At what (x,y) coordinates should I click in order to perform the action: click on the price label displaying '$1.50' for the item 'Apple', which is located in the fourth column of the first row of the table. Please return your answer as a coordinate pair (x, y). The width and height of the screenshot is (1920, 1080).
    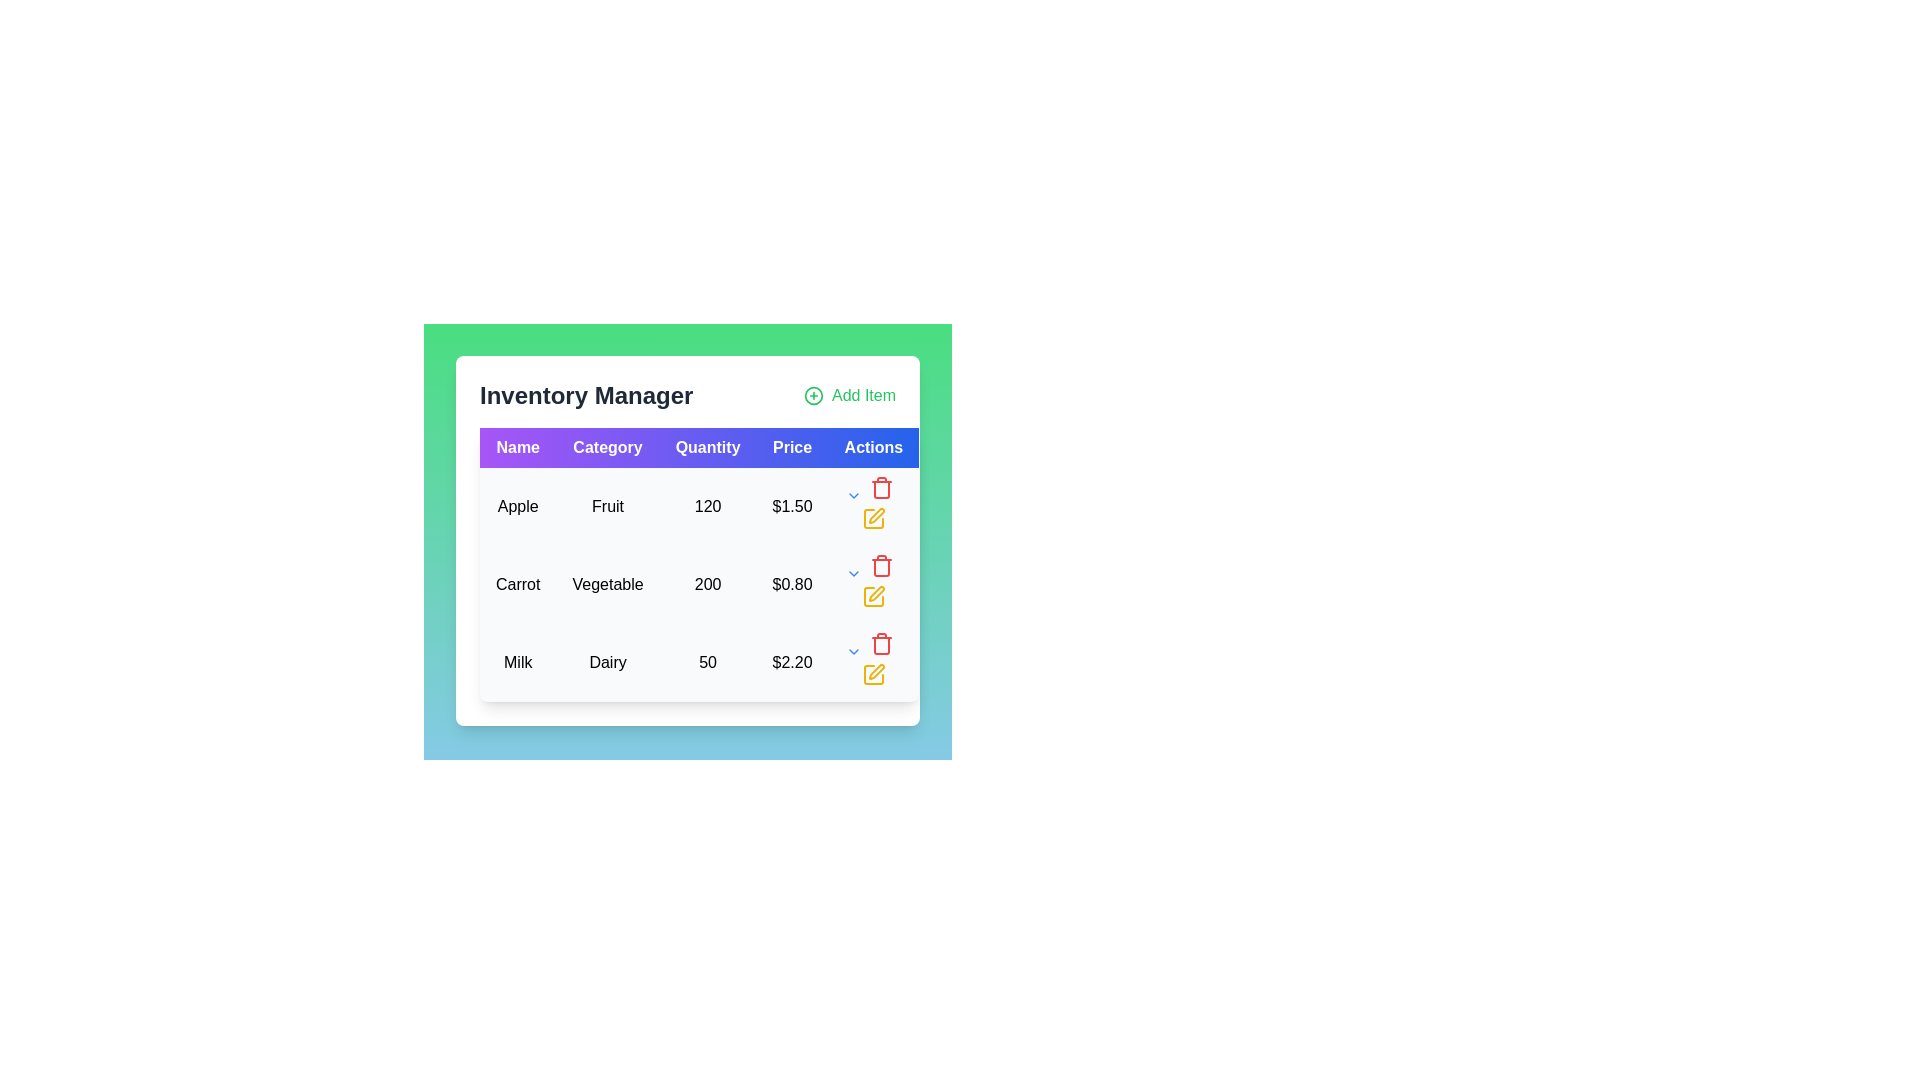
    Looking at the image, I should click on (791, 505).